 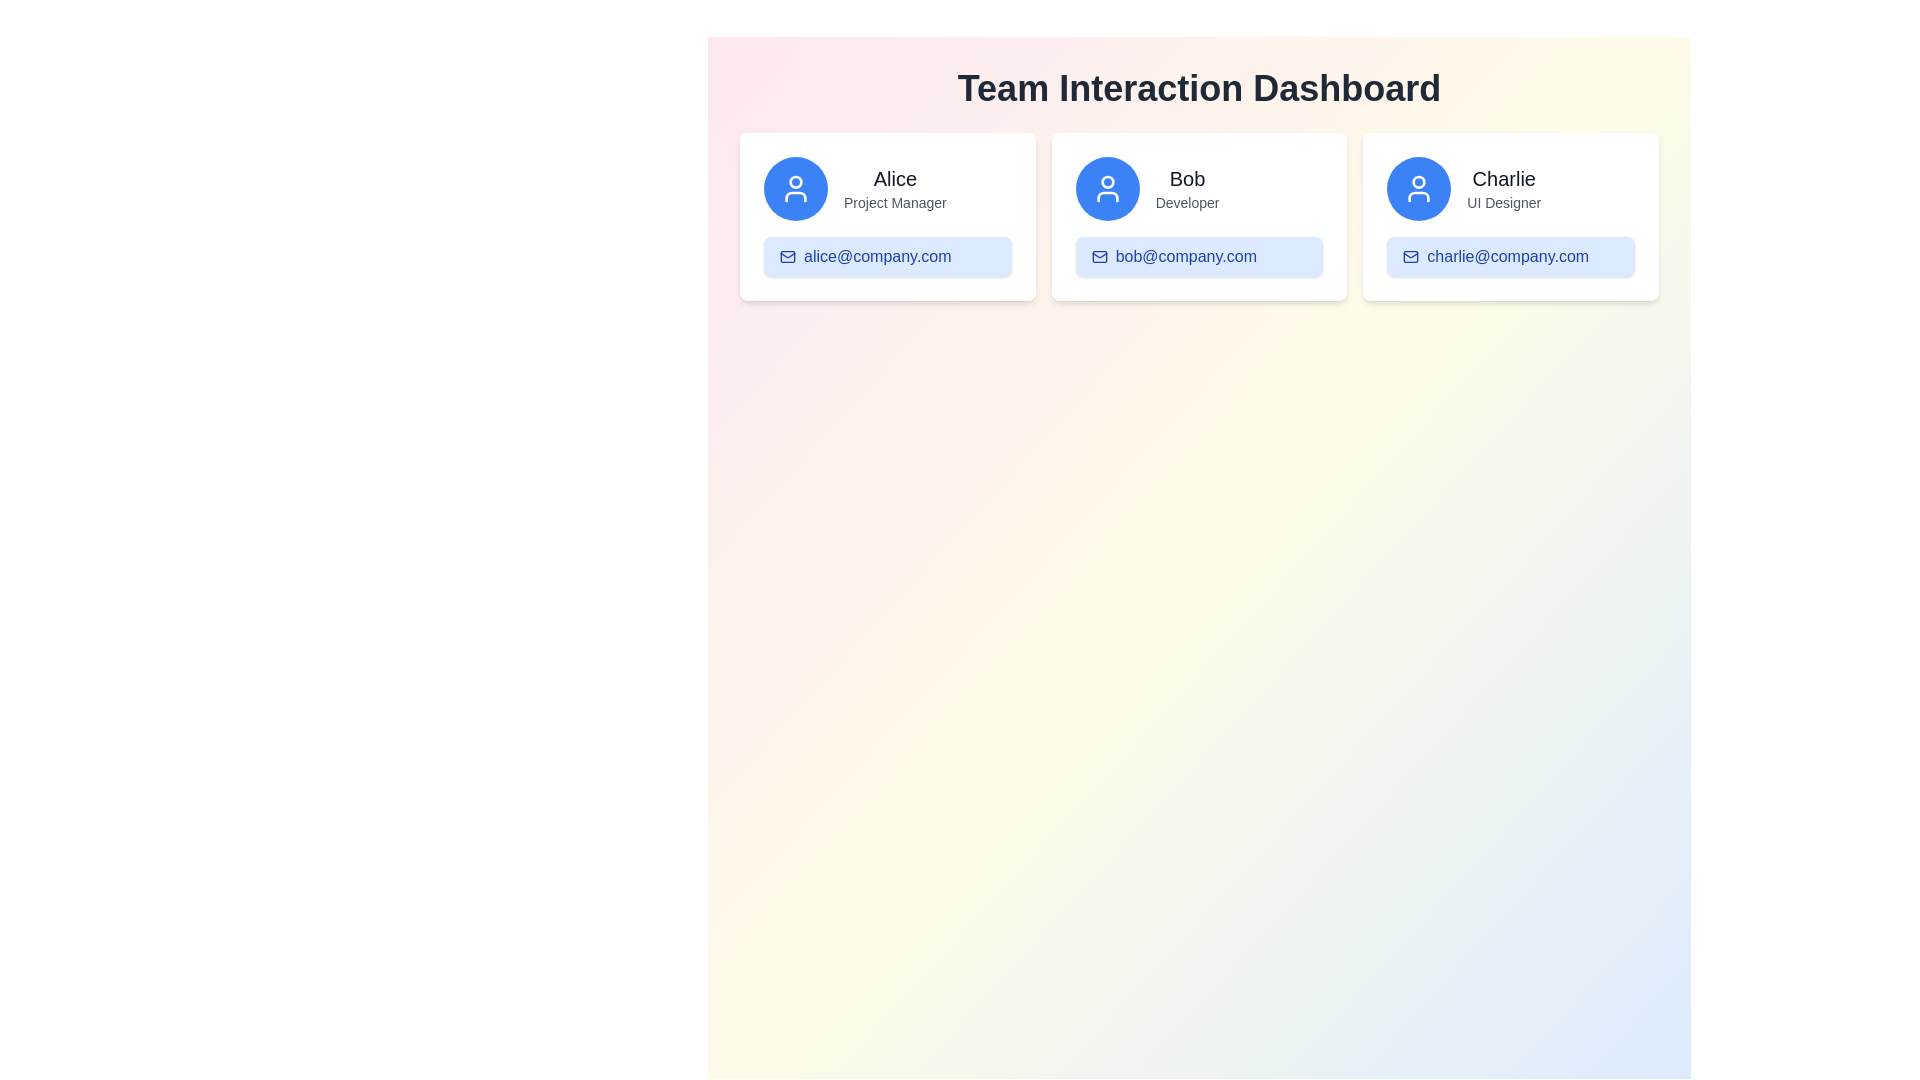 I want to click on the blue button containing the text 'bob@company.com' with an email icon, located at the bottom of the 'Bob - Developer' card, so click(x=1199, y=256).